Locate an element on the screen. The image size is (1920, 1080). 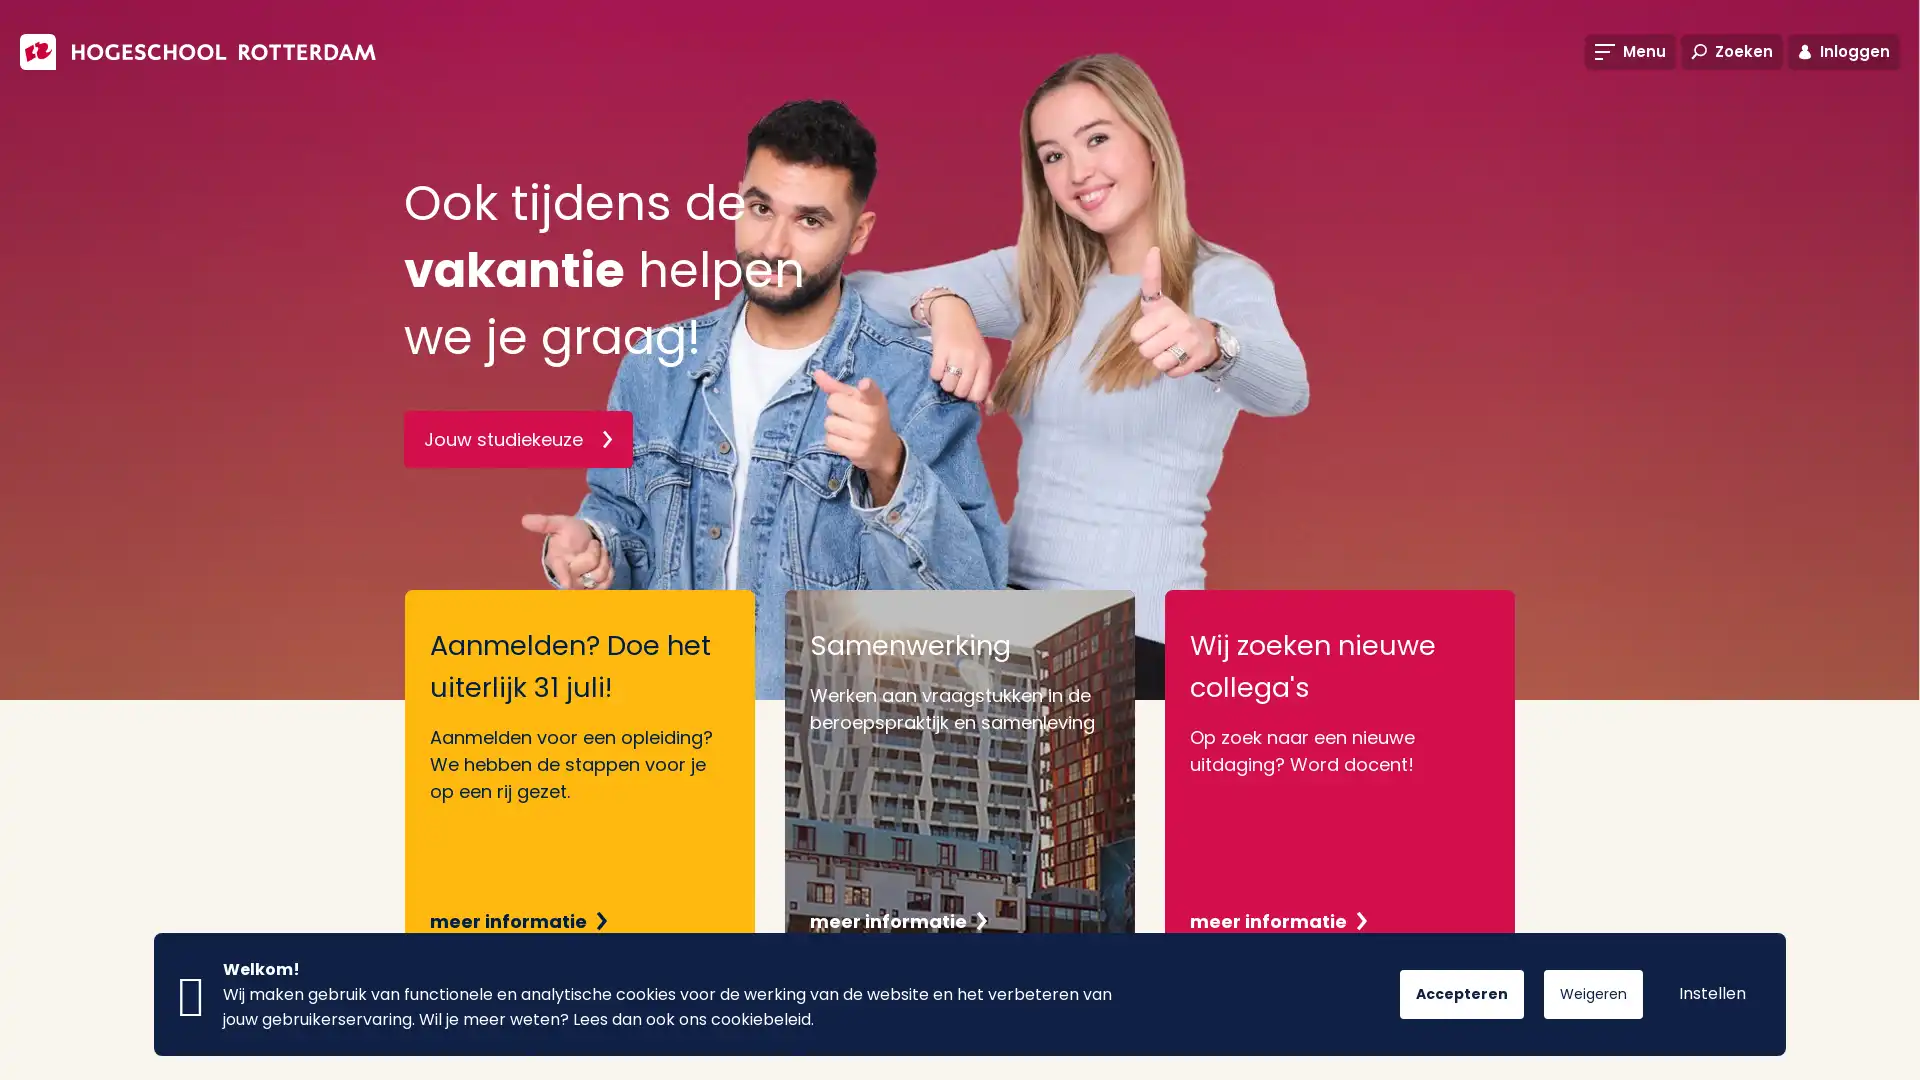
Accepteren is located at coordinates (1460, 994).